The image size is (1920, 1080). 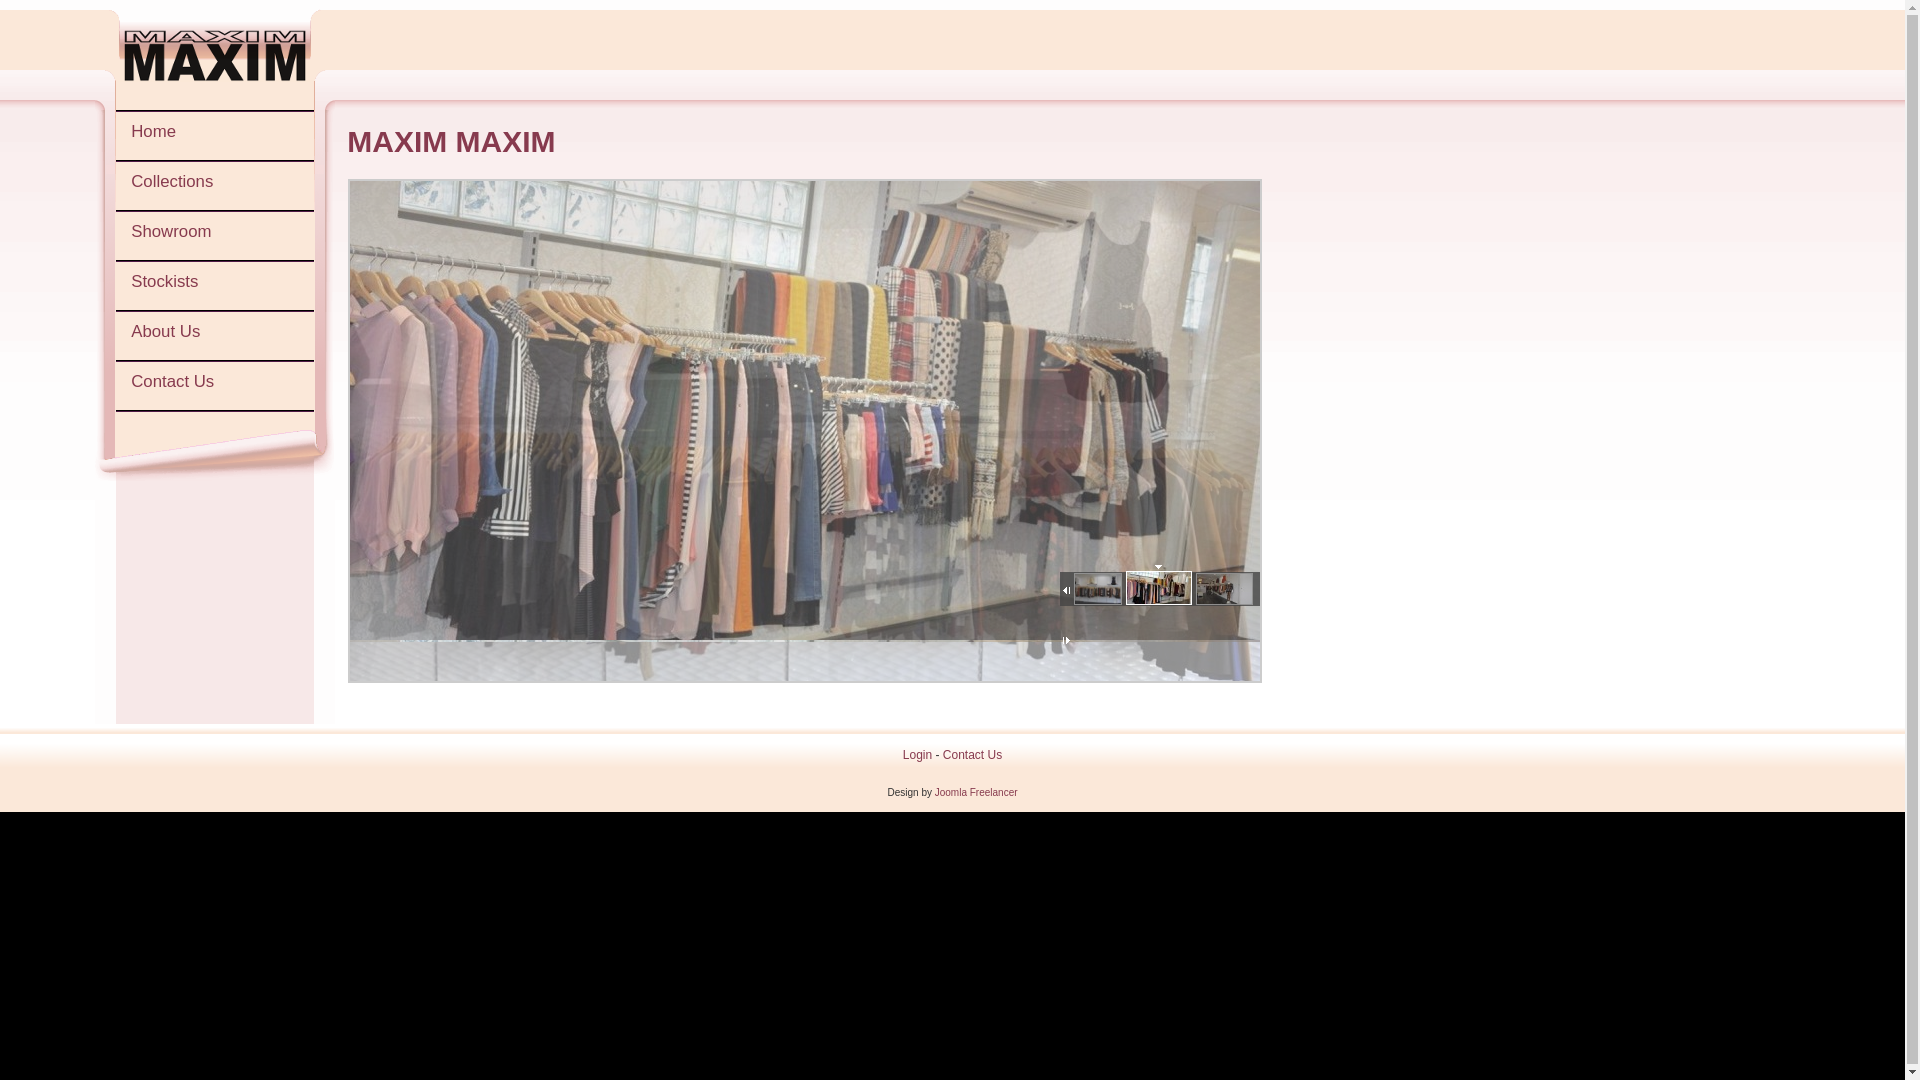 I want to click on 'Joomla Freelancer', so click(x=976, y=791).